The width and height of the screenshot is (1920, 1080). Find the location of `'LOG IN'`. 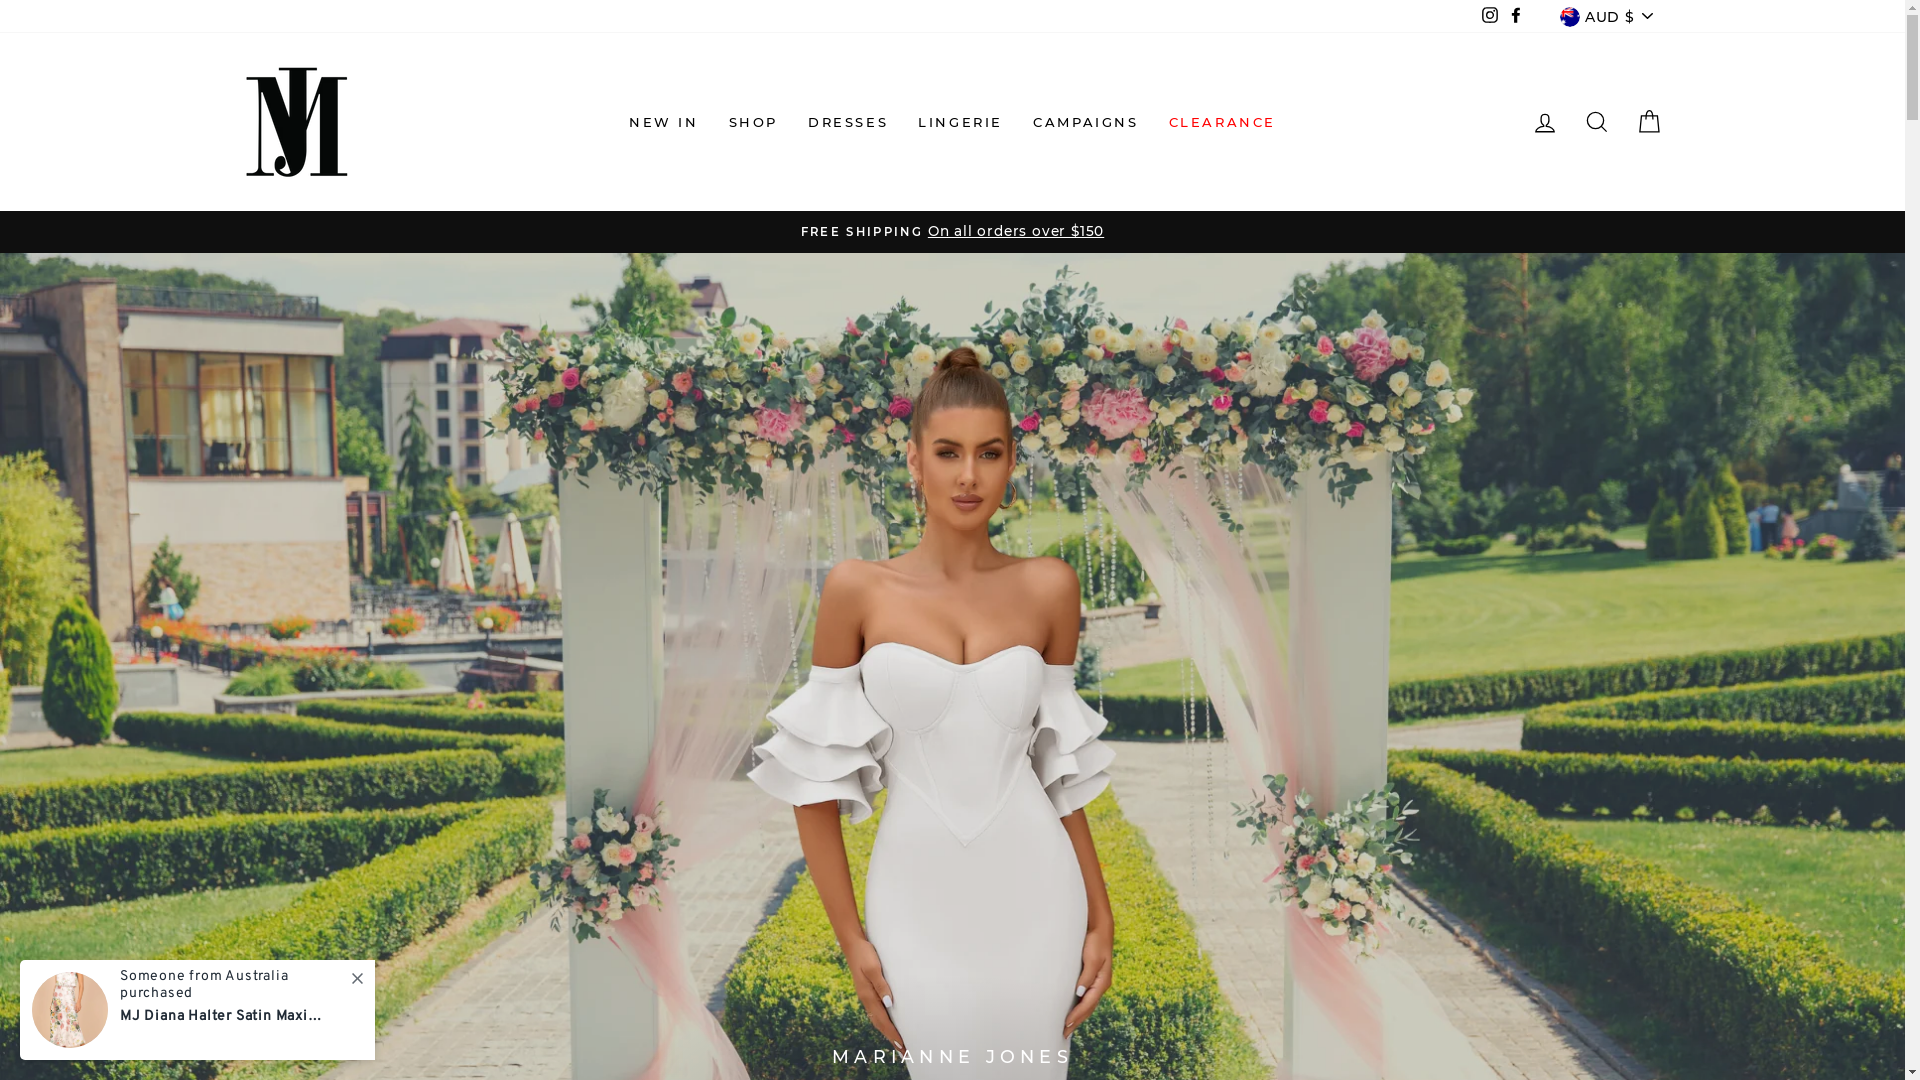

'LOG IN' is located at coordinates (1543, 122).